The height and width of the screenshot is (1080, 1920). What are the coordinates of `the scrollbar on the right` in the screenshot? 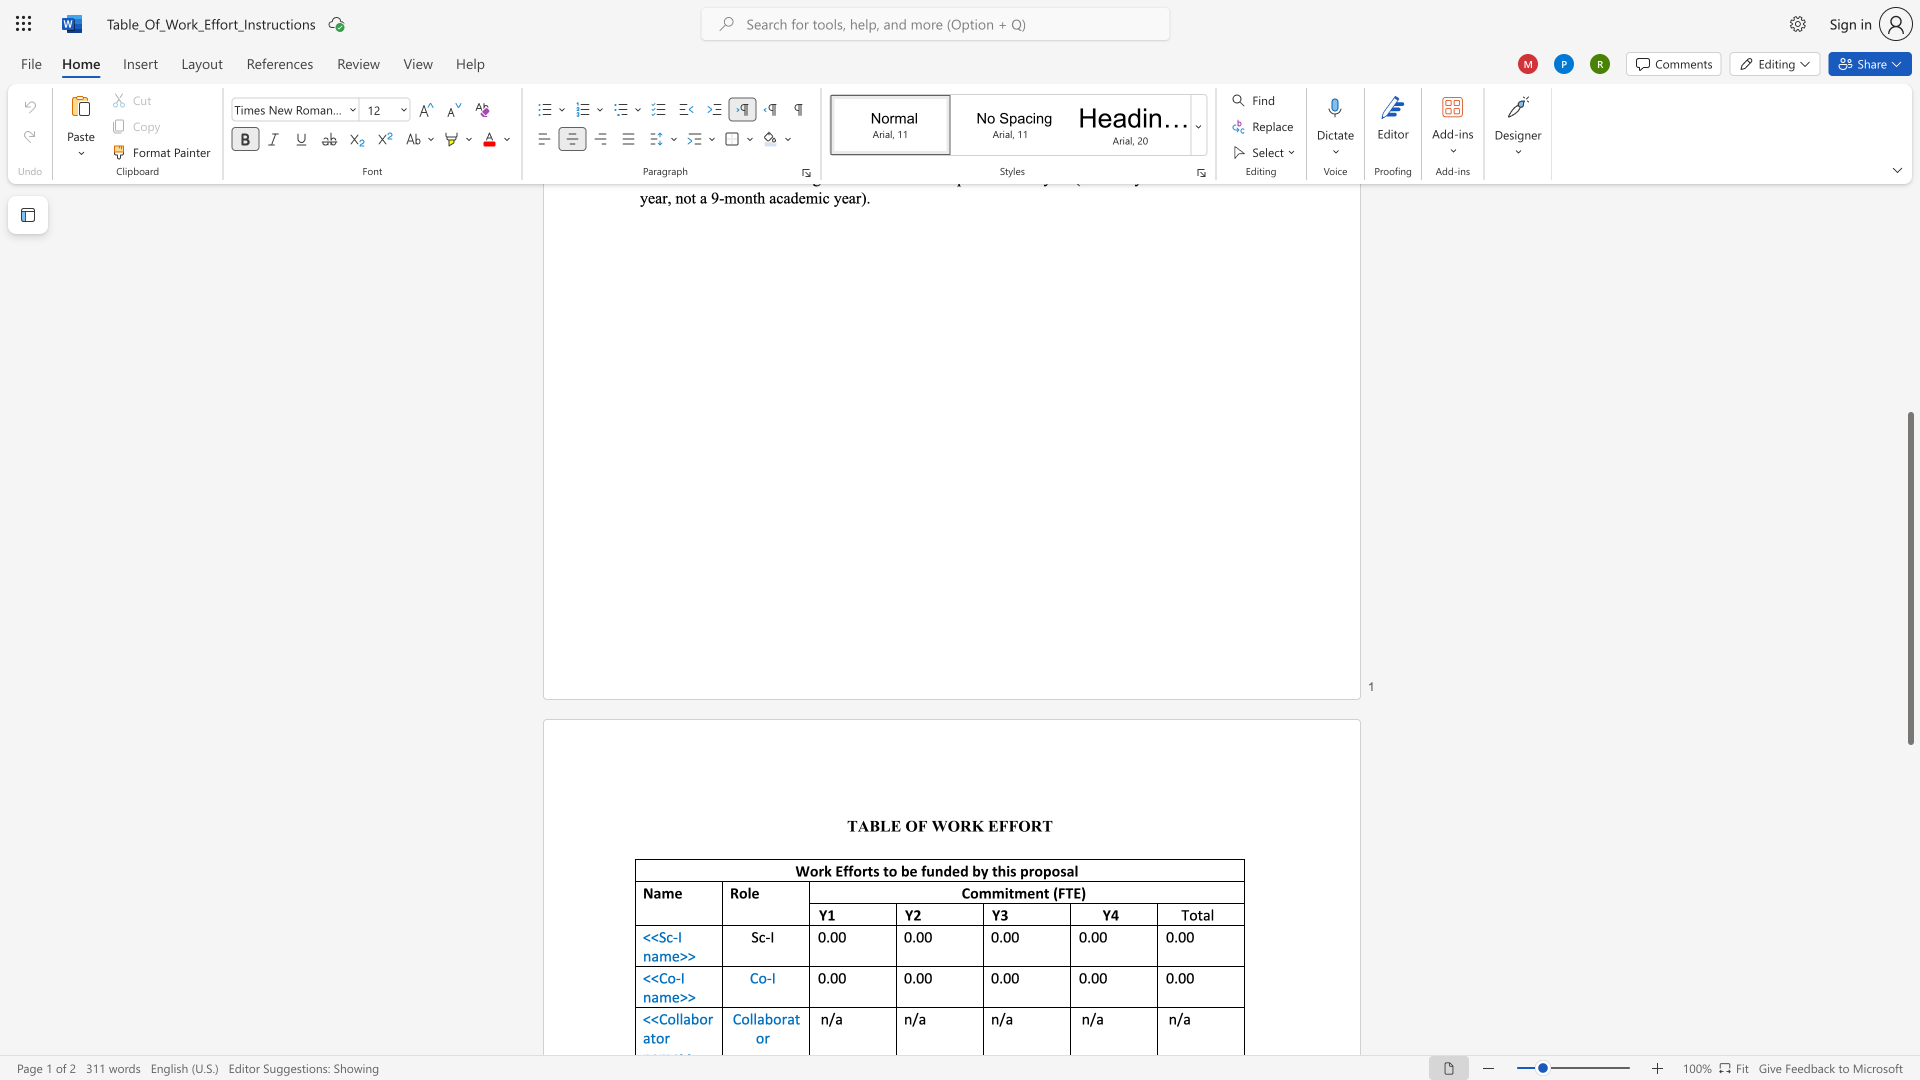 It's located at (1909, 309).